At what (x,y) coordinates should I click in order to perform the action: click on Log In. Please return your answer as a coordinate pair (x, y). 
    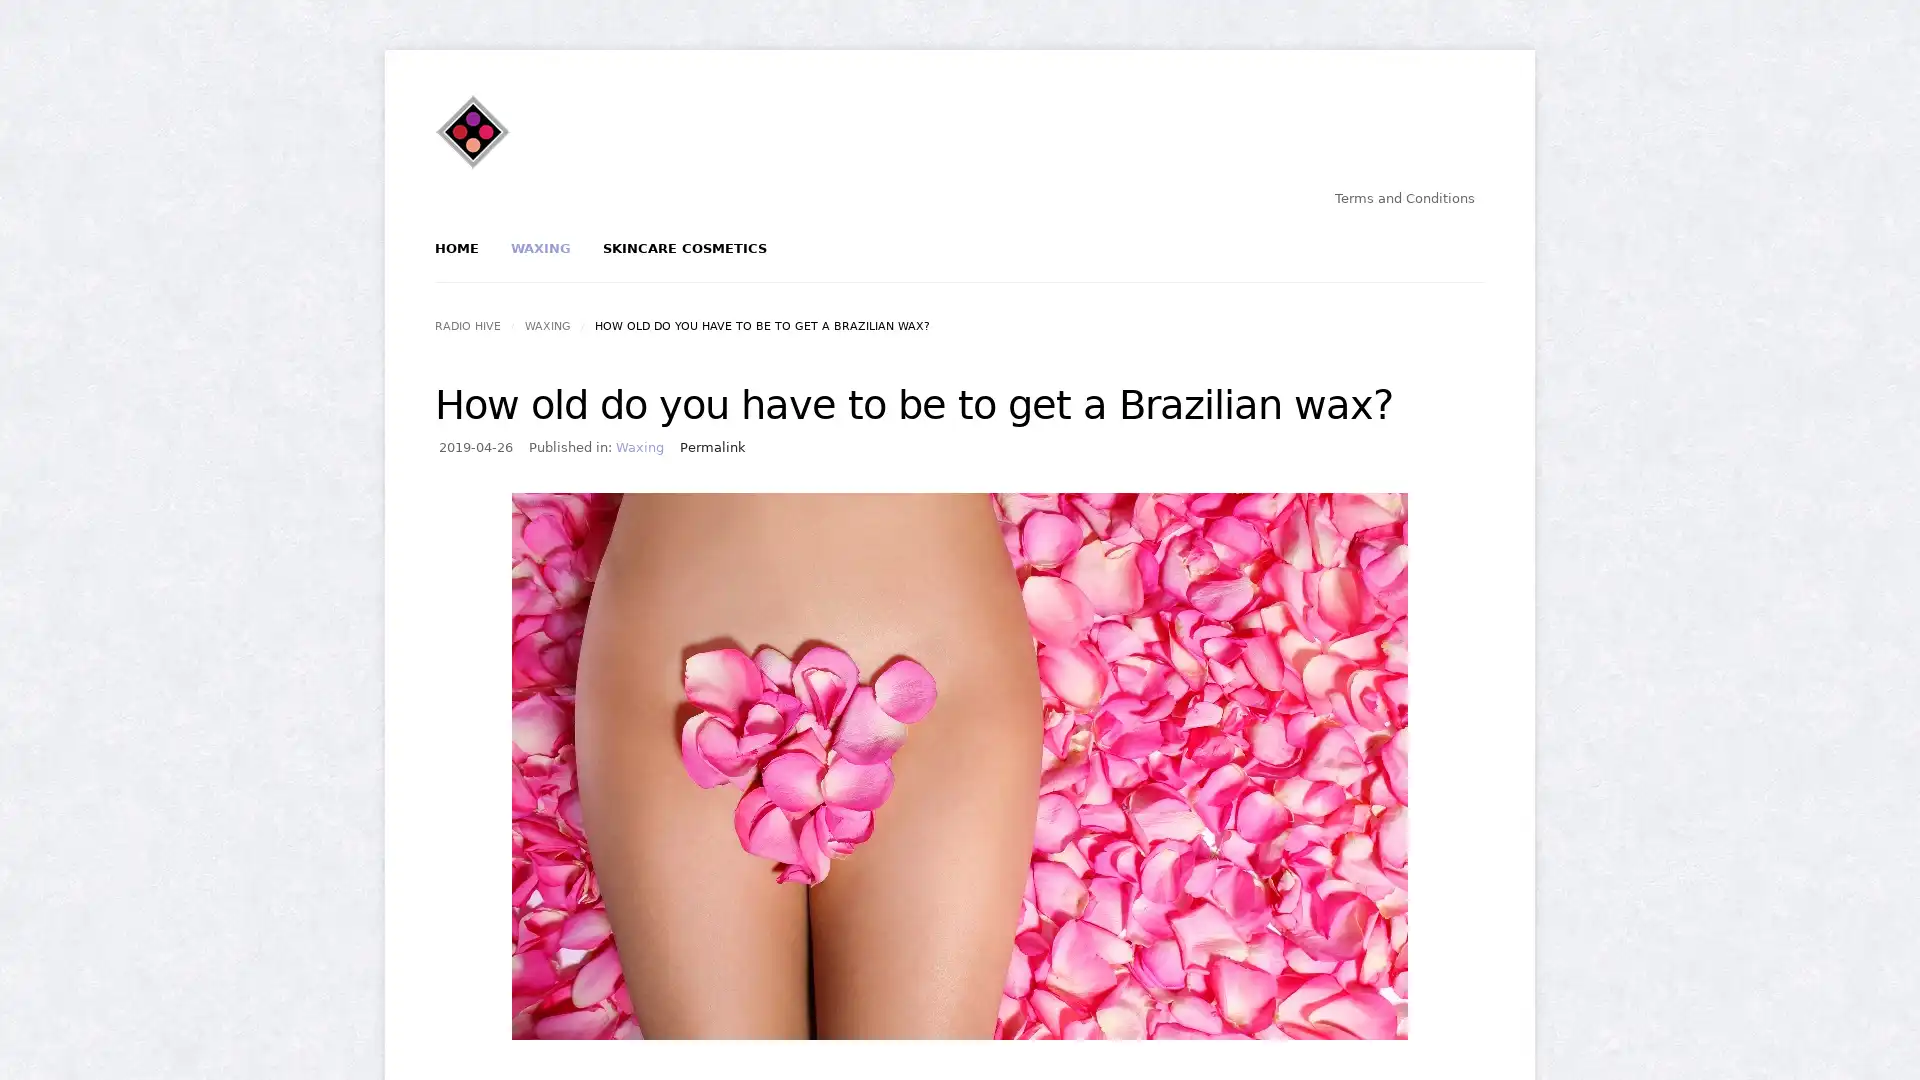
    Looking at the image, I should click on (889, 337).